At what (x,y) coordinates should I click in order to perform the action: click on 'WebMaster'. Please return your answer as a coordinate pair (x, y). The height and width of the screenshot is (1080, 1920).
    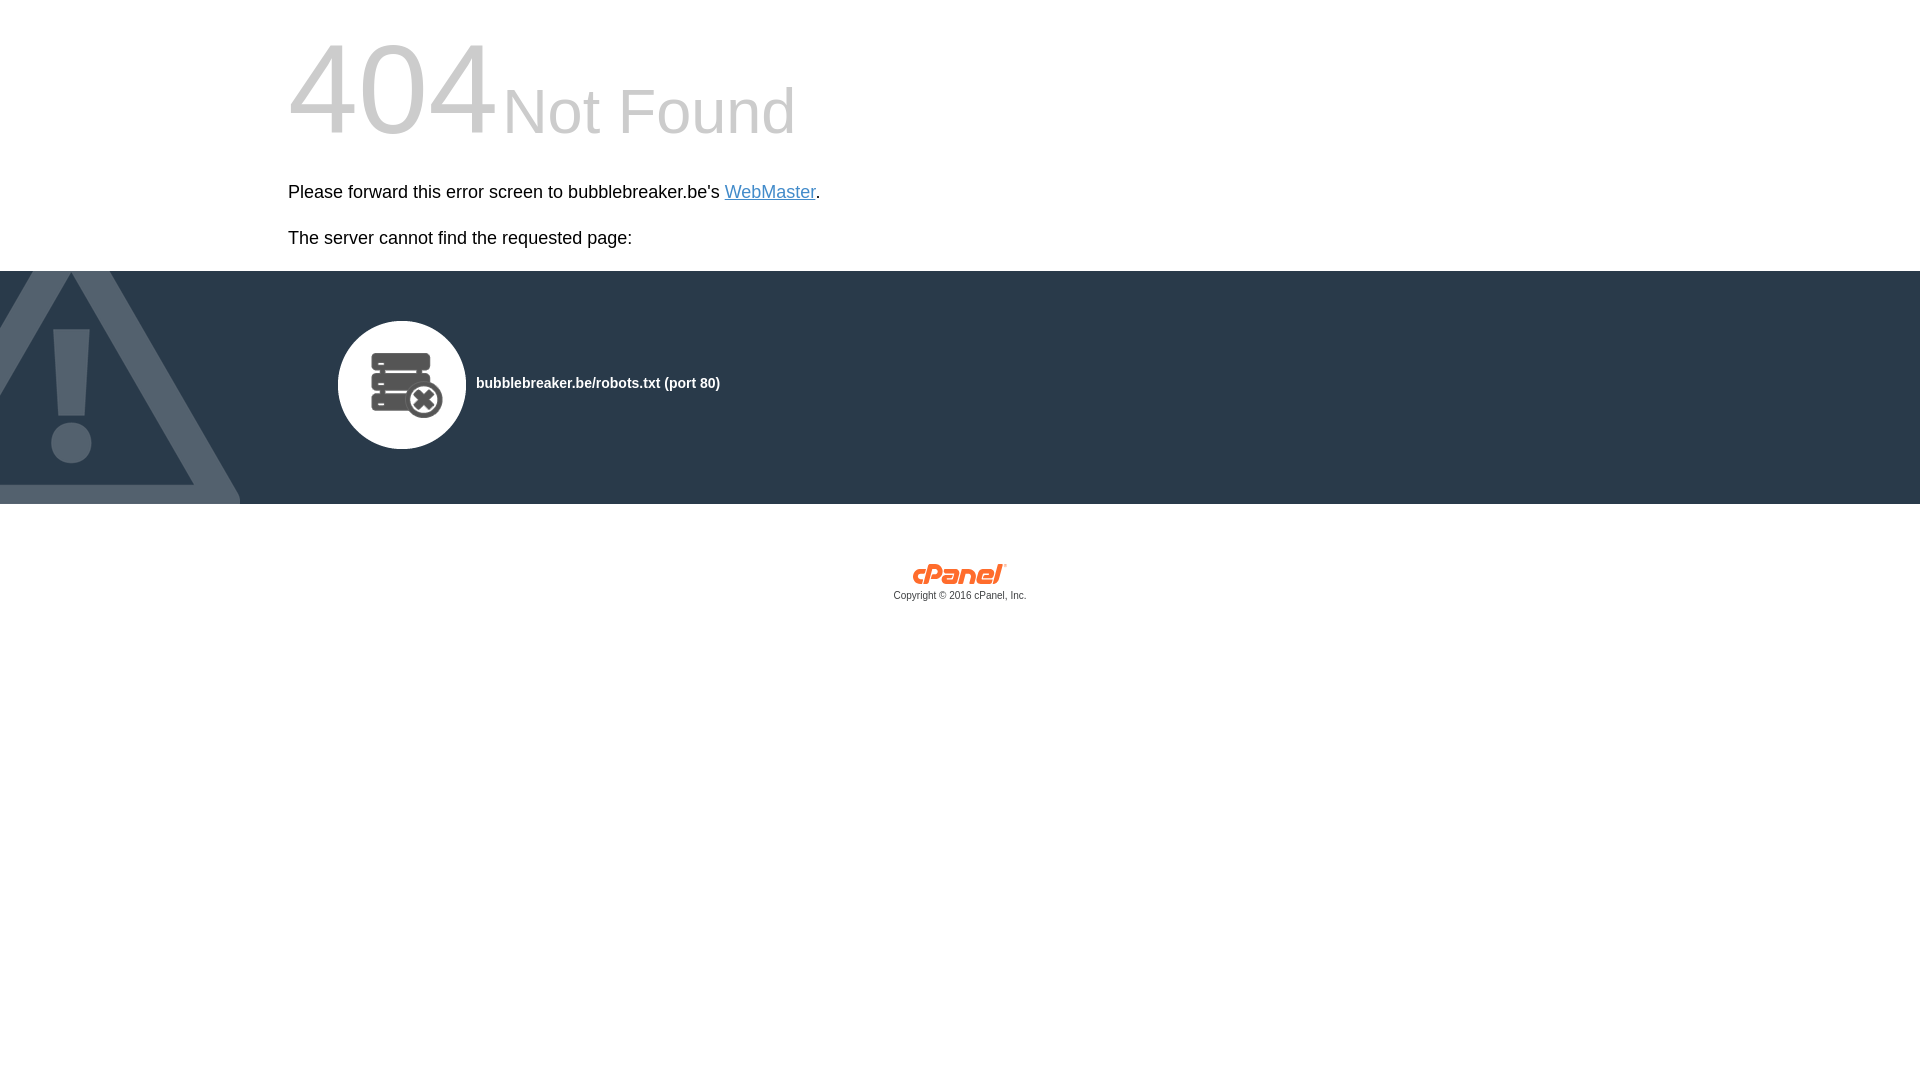
    Looking at the image, I should click on (723, 192).